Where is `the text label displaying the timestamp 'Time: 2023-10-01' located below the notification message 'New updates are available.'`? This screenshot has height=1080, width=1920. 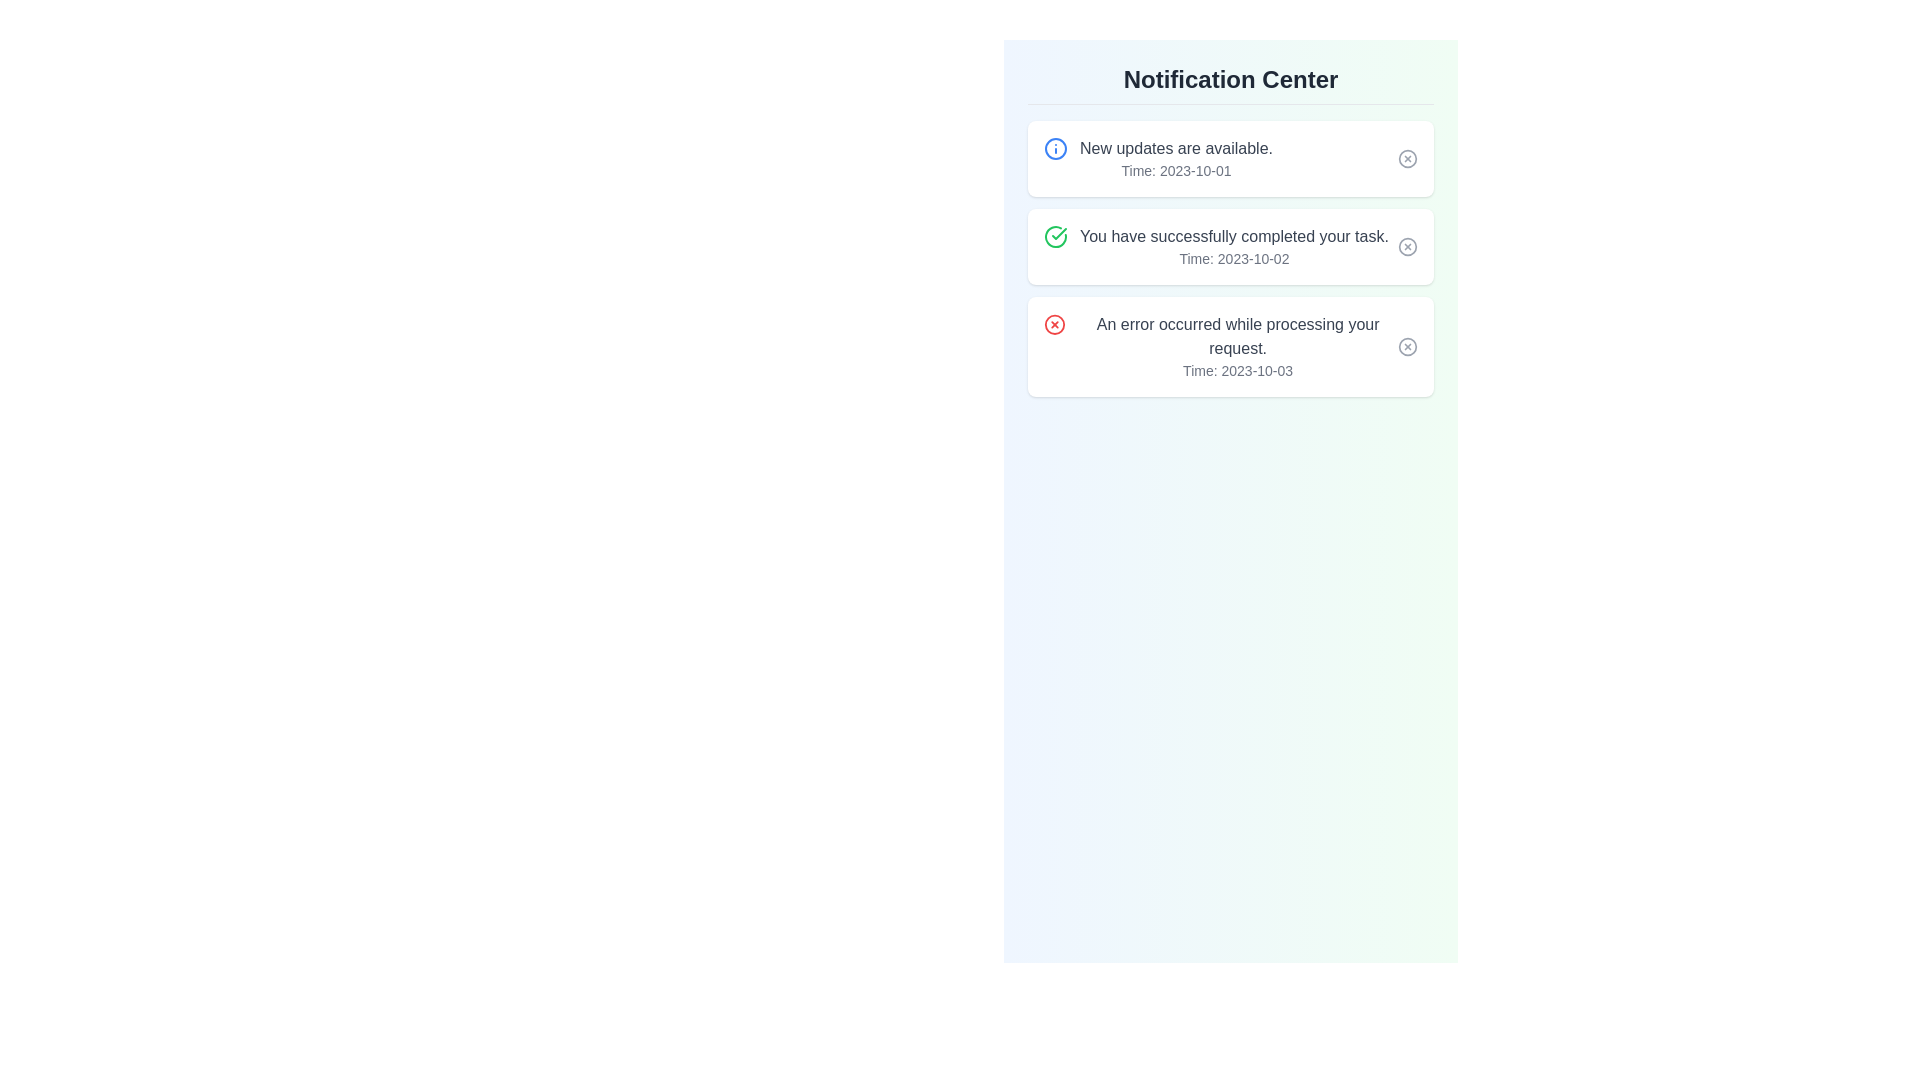 the text label displaying the timestamp 'Time: 2023-10-01' located below the notification message 'New updates are available.' is located at coordinates (1176, 169).